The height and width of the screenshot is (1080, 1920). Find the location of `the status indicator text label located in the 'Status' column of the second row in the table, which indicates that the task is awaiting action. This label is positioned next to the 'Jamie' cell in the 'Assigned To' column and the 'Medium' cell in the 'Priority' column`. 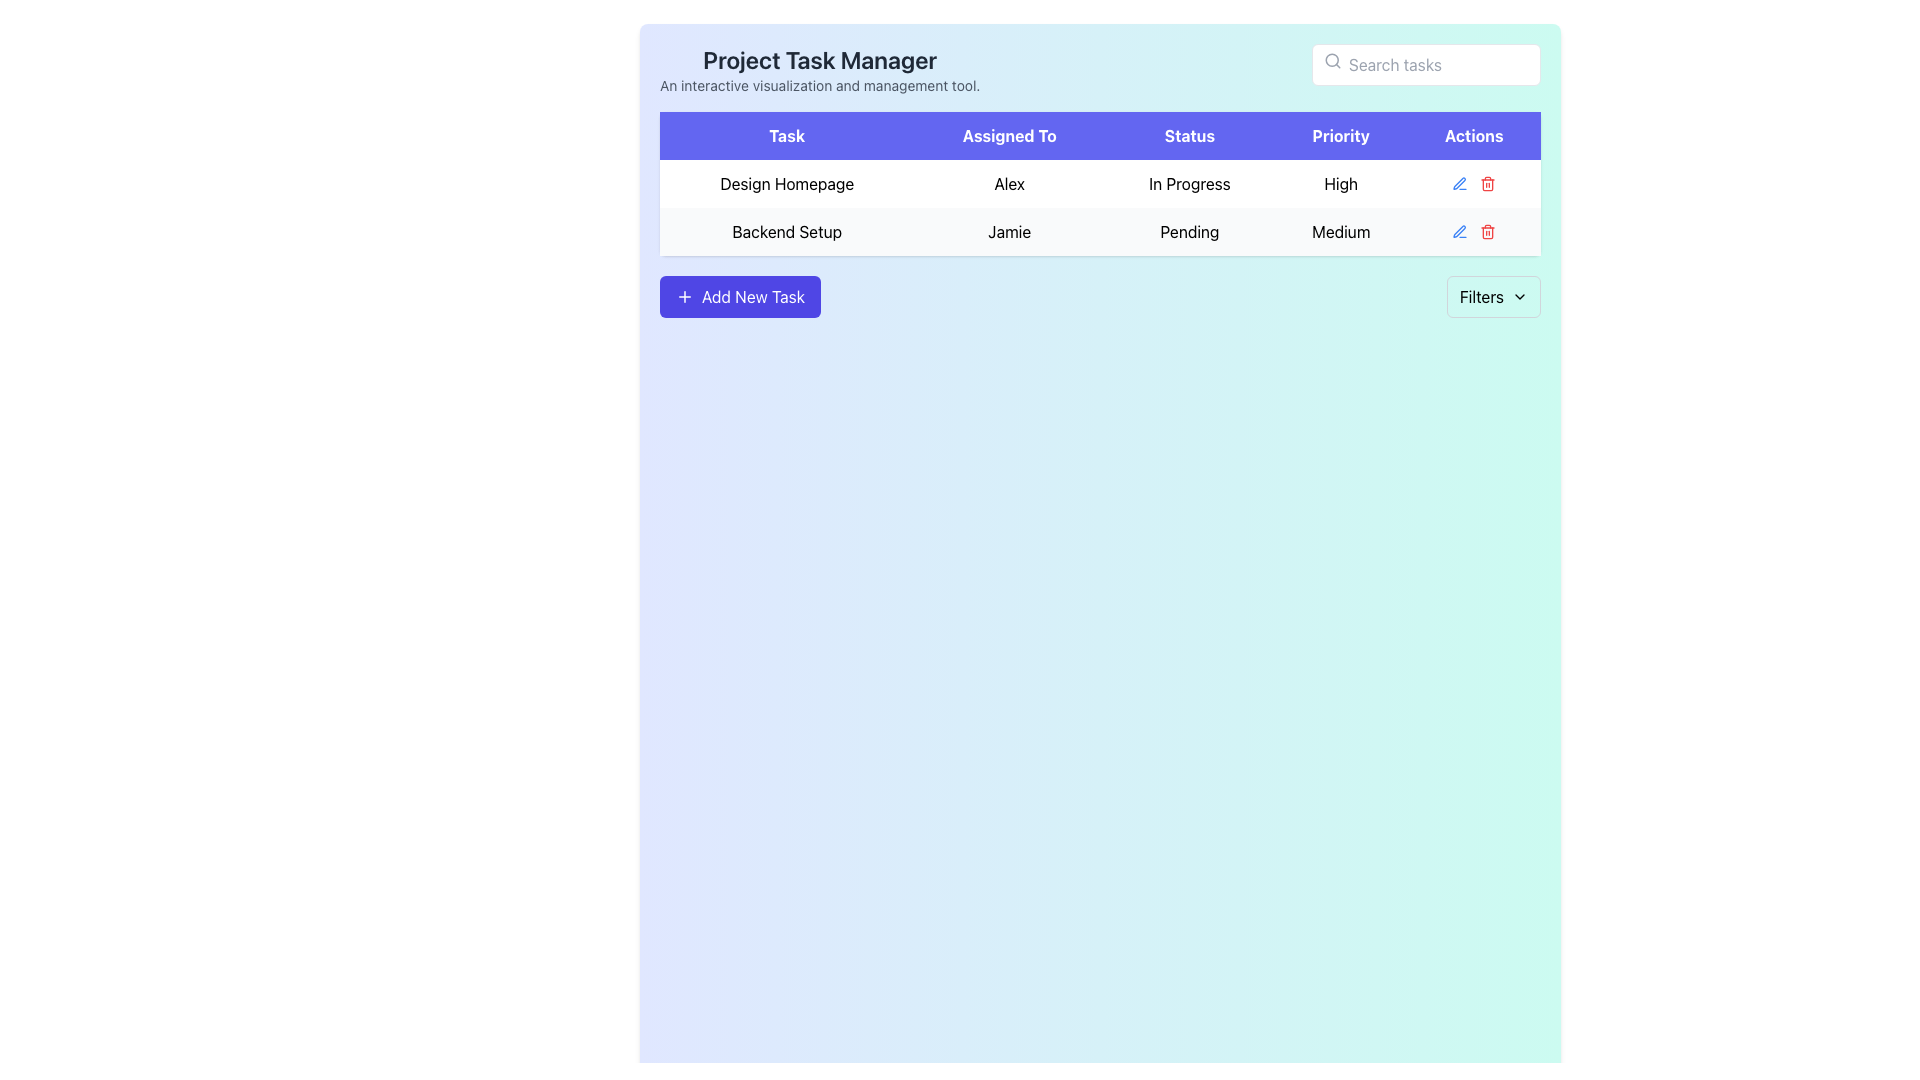

the status indicator text label located in the 'Status' column of the second row in the table, which indicates that the task is awaiting action. This label is positioned next to the 'Jamie' cell in the 'Assigned To' column and the 'Medium' cell in the 'Priority' column is located at coordinates (1189, 230).